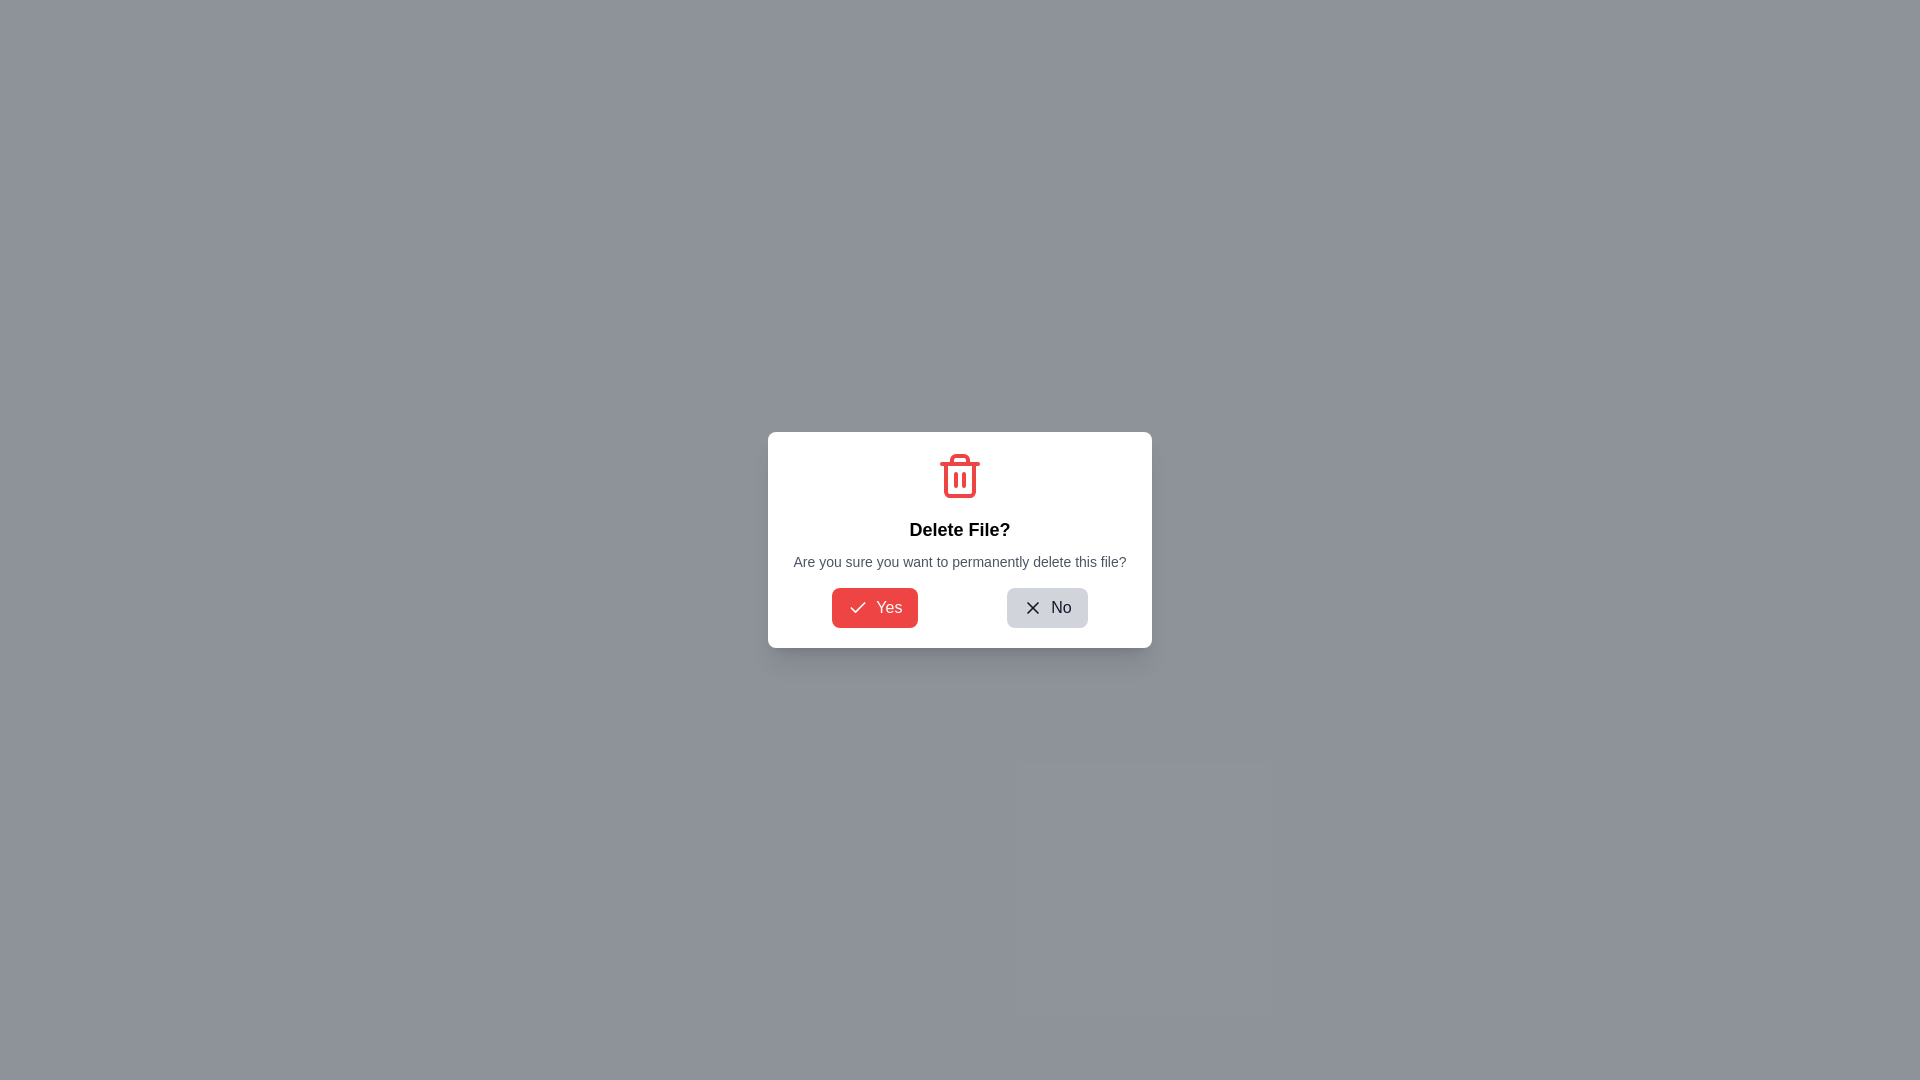 The image size is (1920, 1080). I want to click on the 'No' button, which is a horizontally-aligned button with a light gray background and bold black text, located to the right of the 'Yes' button and below the confirmation text, to decline the action, so click(1046, 607).